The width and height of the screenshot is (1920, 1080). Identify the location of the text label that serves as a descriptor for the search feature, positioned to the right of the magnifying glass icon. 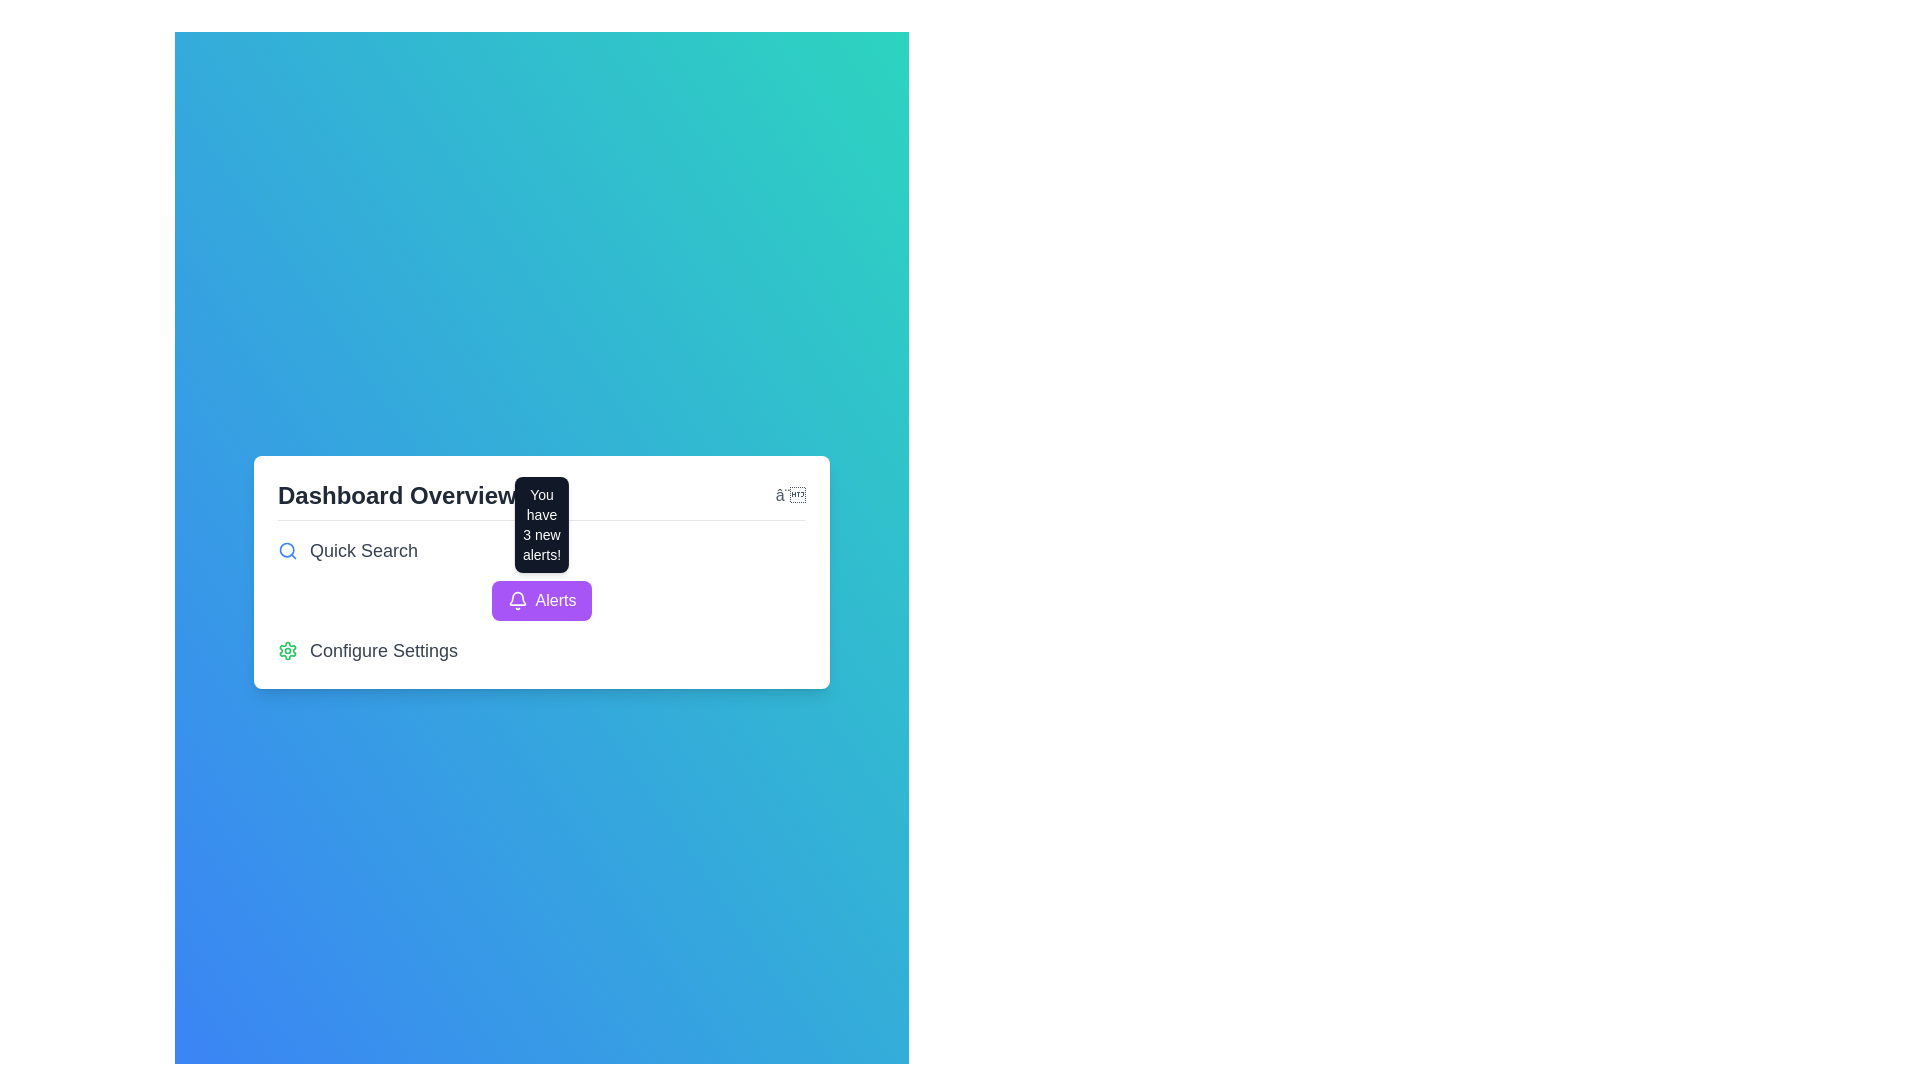
(364, 550).